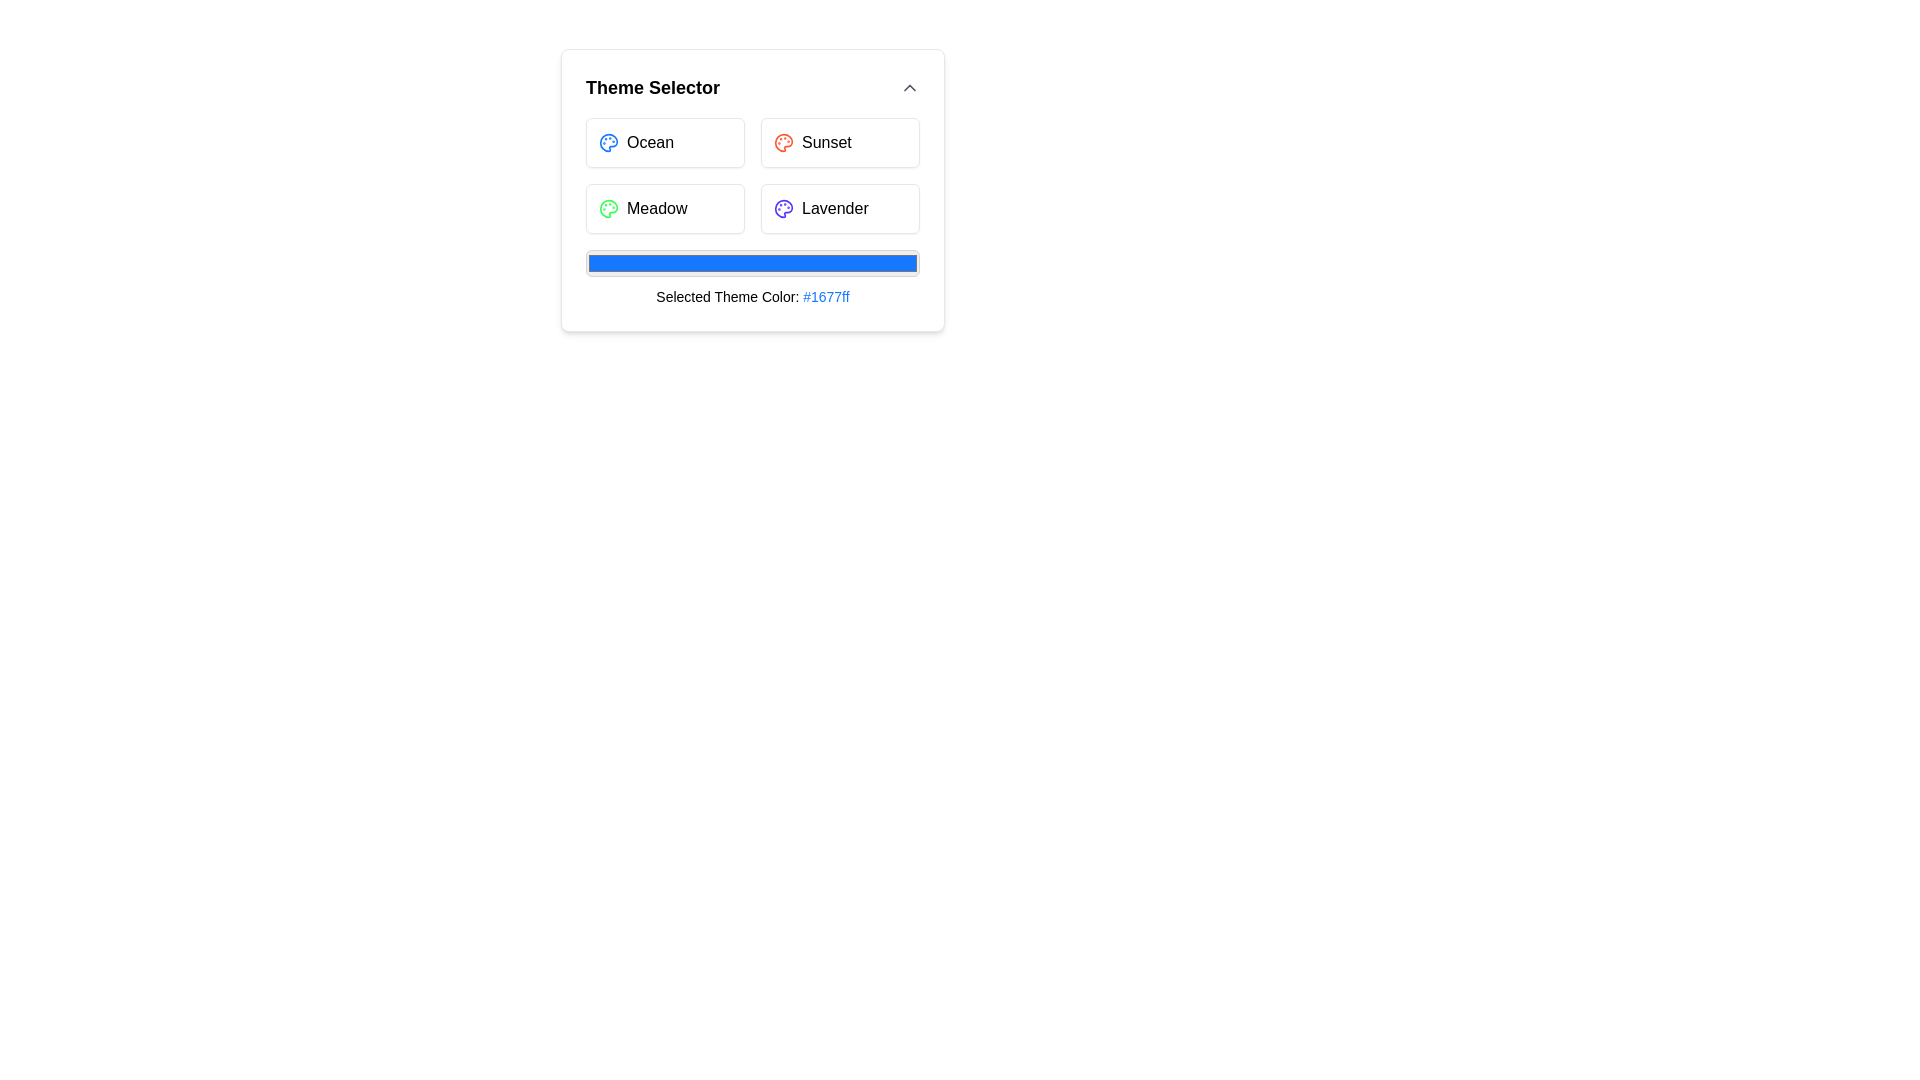 Image resolution: width=1920 pixels, height=1080 pixels. What do you see at coordinates (665, 141) in the screenshot?
I see `the 'Ocean' button in the upper-left quadrant of the grid layout to interact` at bounding box center [665, 141].